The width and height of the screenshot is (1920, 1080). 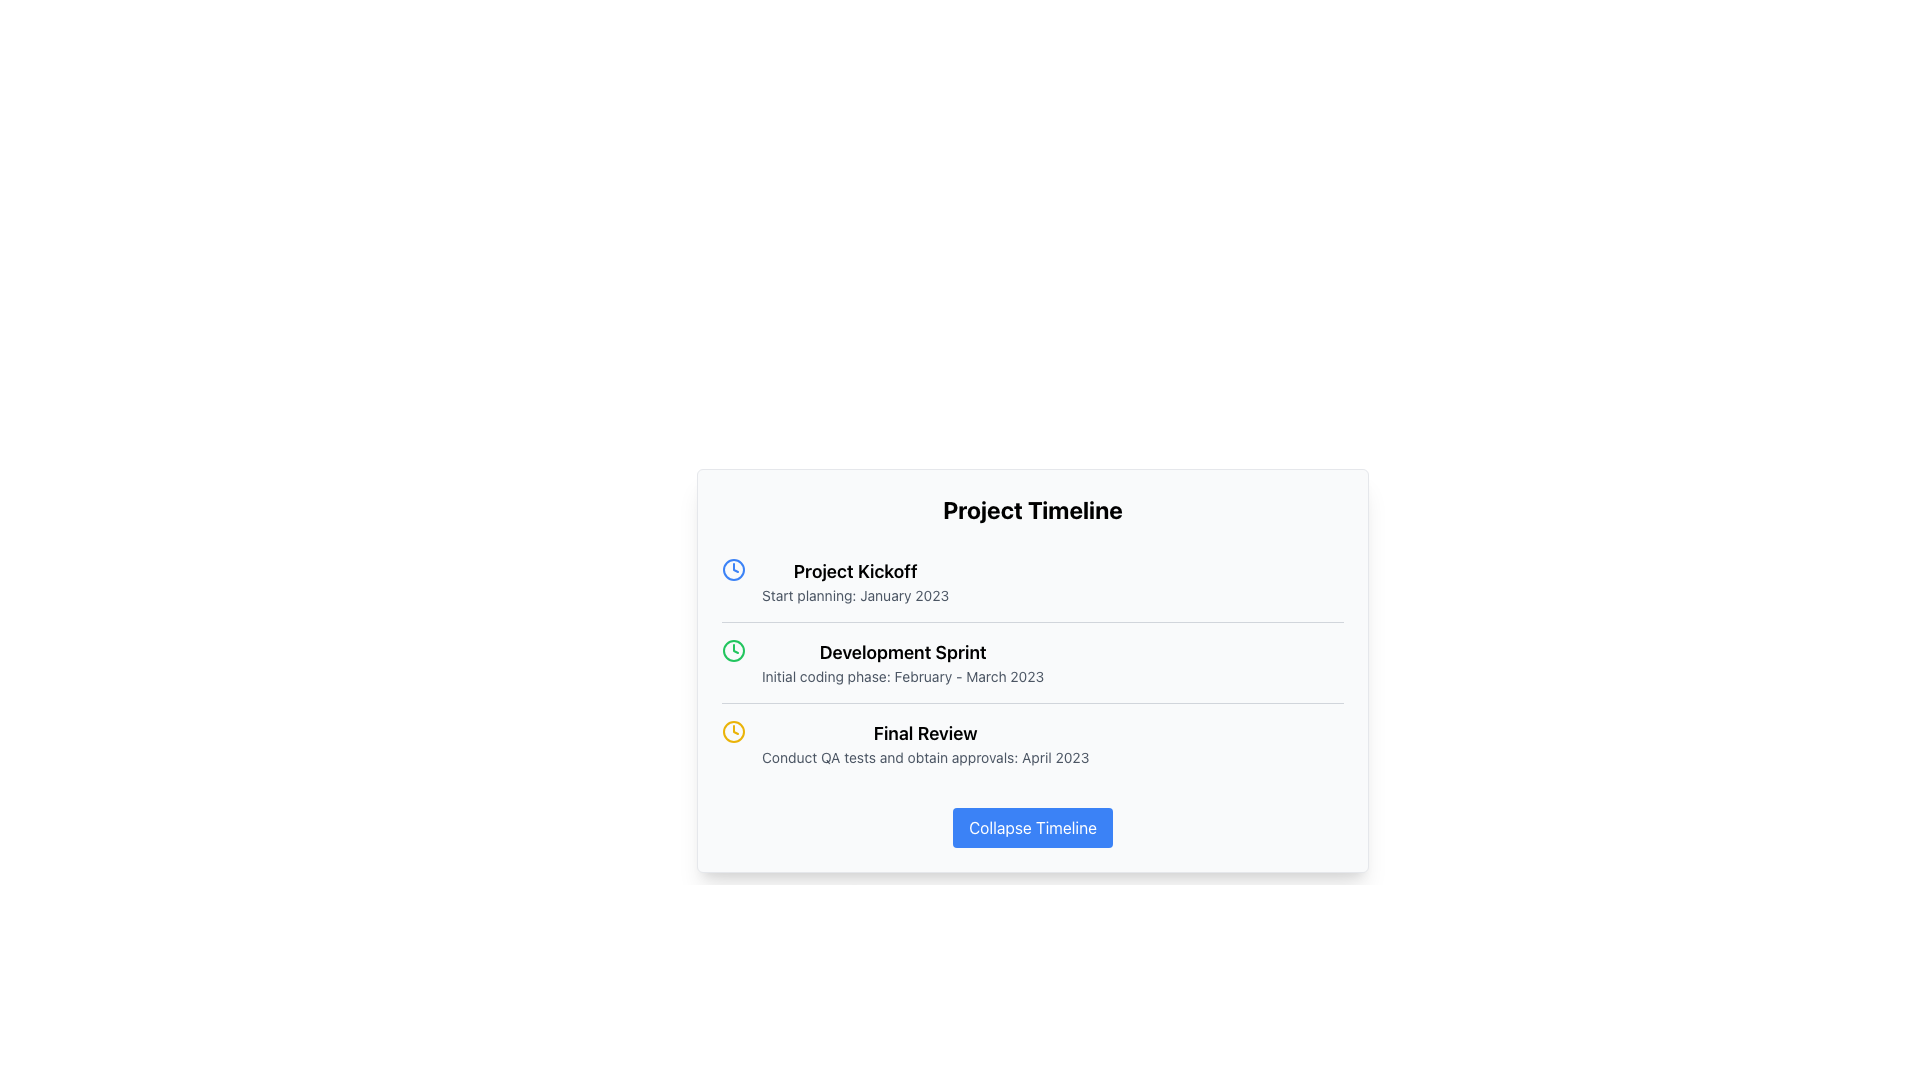 I want to click on the yellow clock icon with a circular outline, positioned to the left of the text 'Final Review' in the third section of the timeline, so click(x=733, y=732).